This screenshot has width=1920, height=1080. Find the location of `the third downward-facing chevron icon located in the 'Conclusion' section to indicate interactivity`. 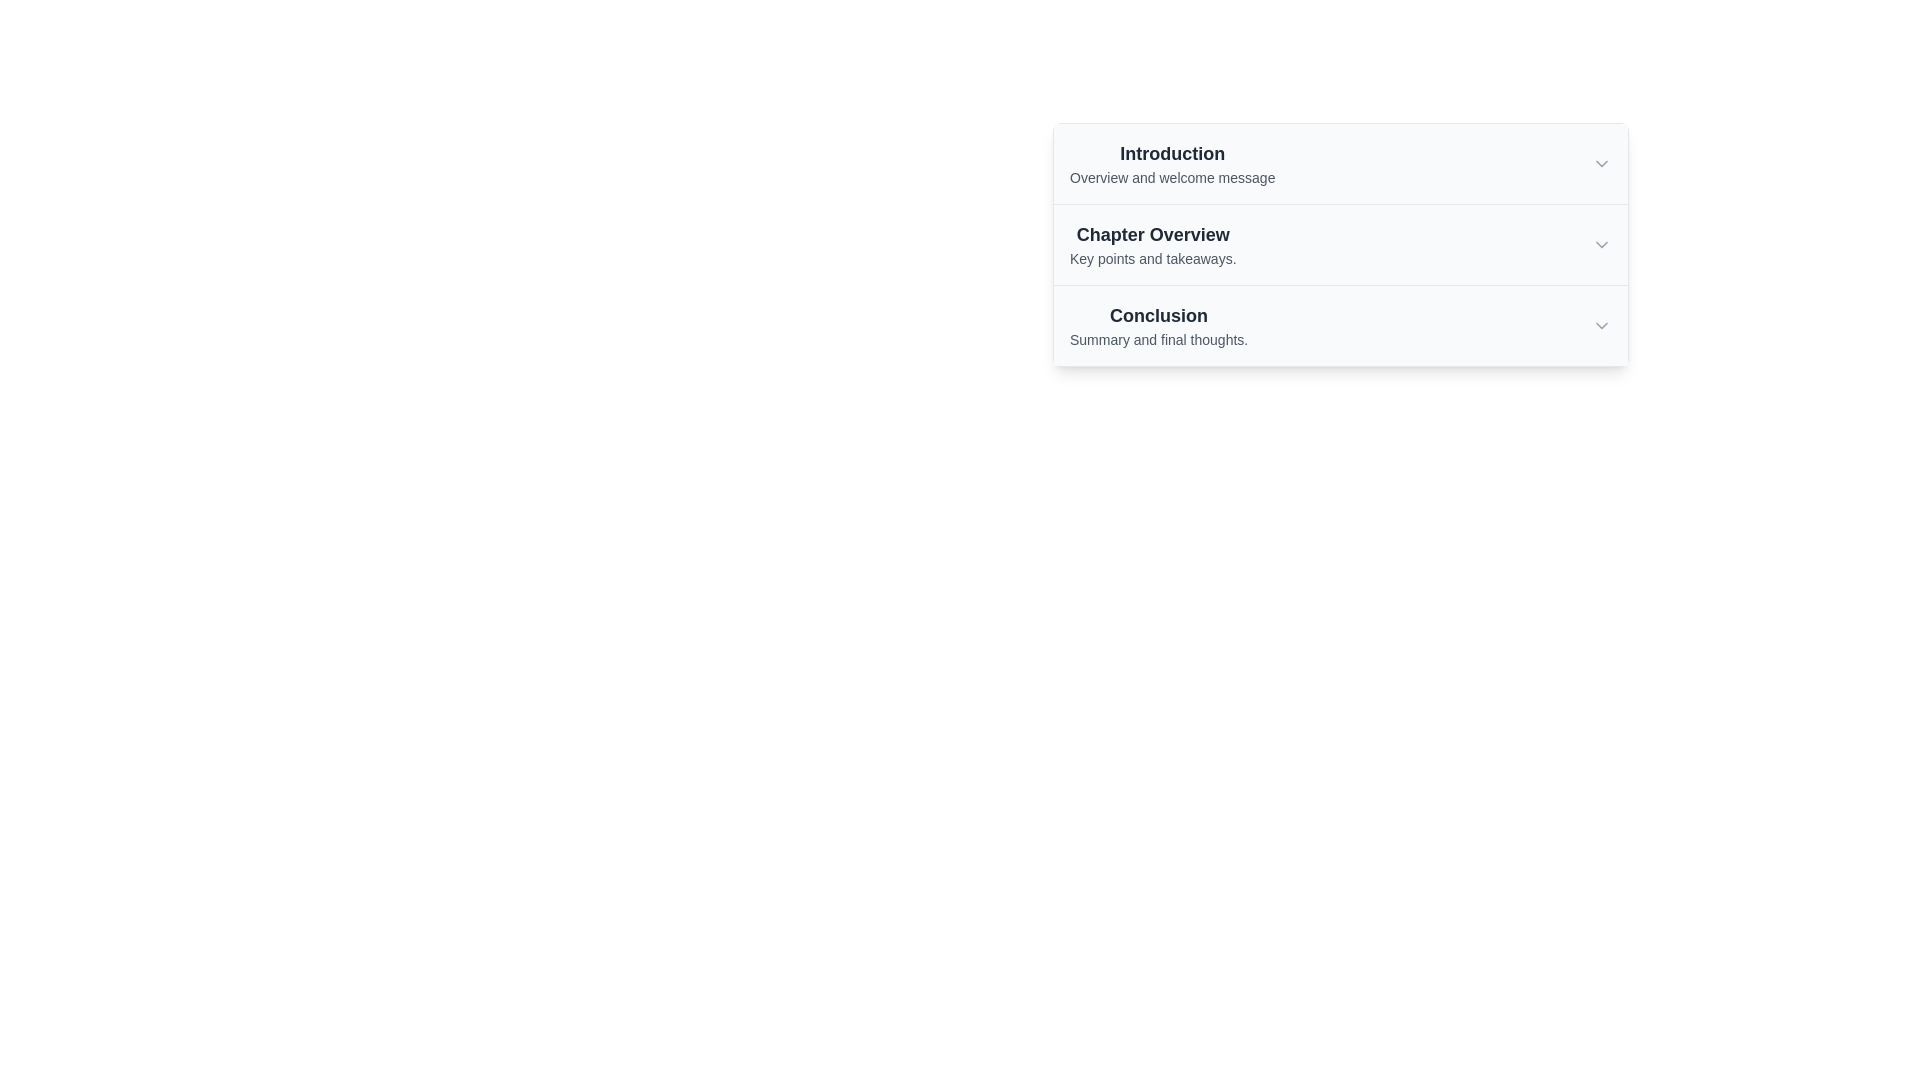

the third downward-facing chevron icon located in the 'Conclusion' section to indicate interactivity is located at coordinates (1602, 325).